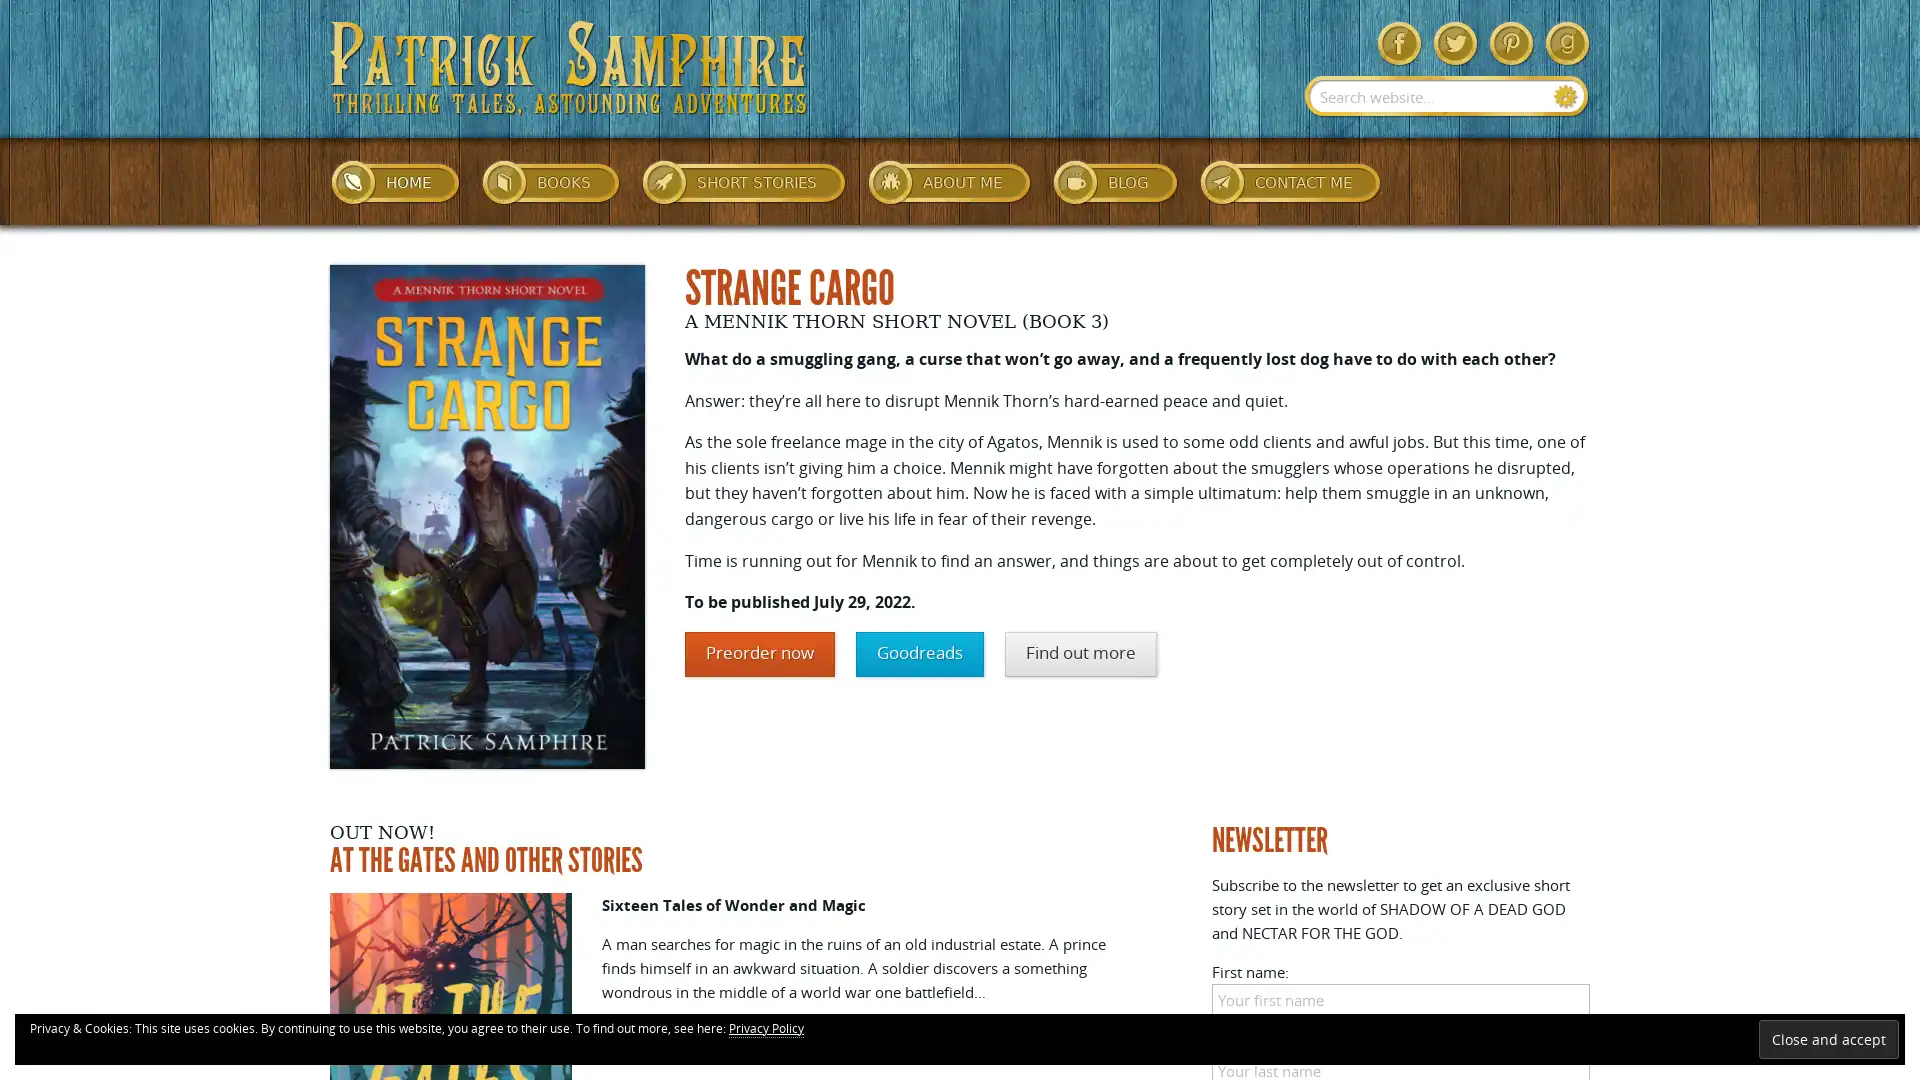  I want to click on Close and accept, so click(1828, 1038).